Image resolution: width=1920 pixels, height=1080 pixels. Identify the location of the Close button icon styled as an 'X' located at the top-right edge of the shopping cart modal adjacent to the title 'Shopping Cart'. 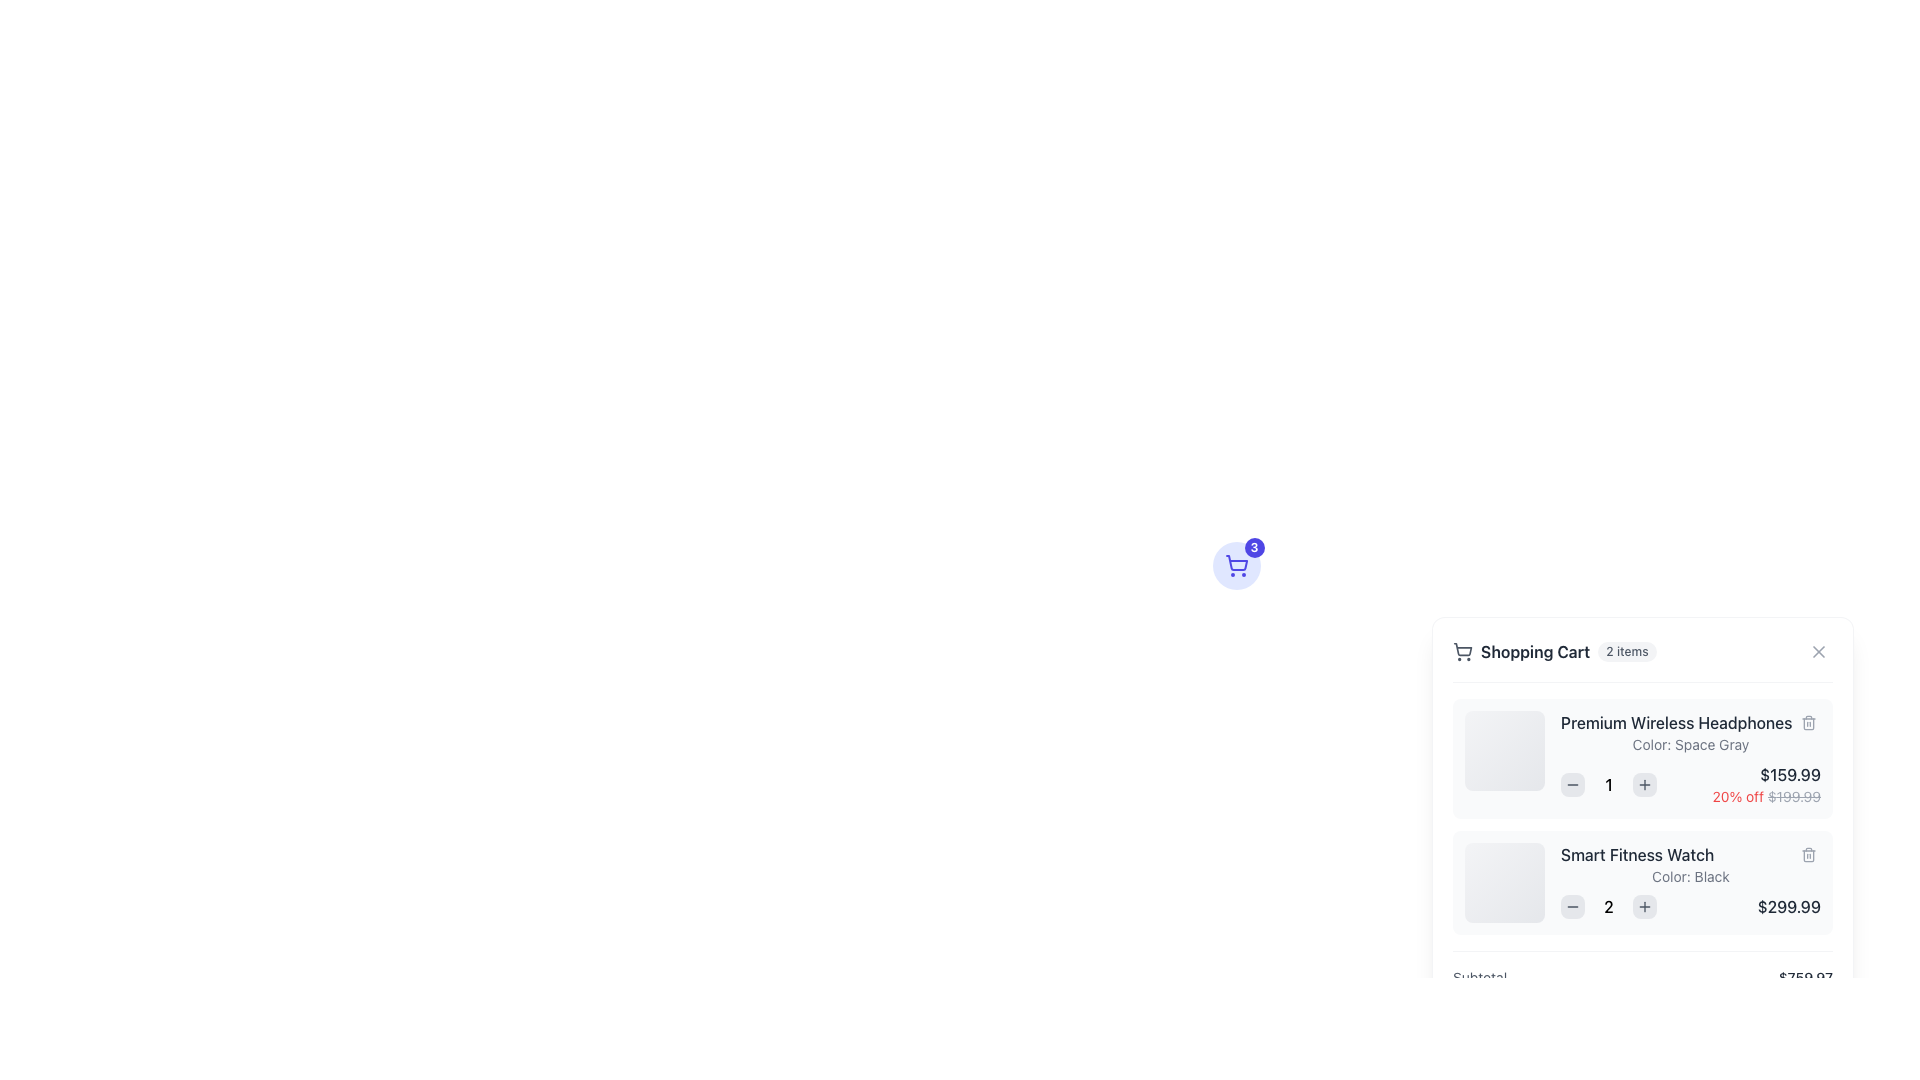
(1819, 651).